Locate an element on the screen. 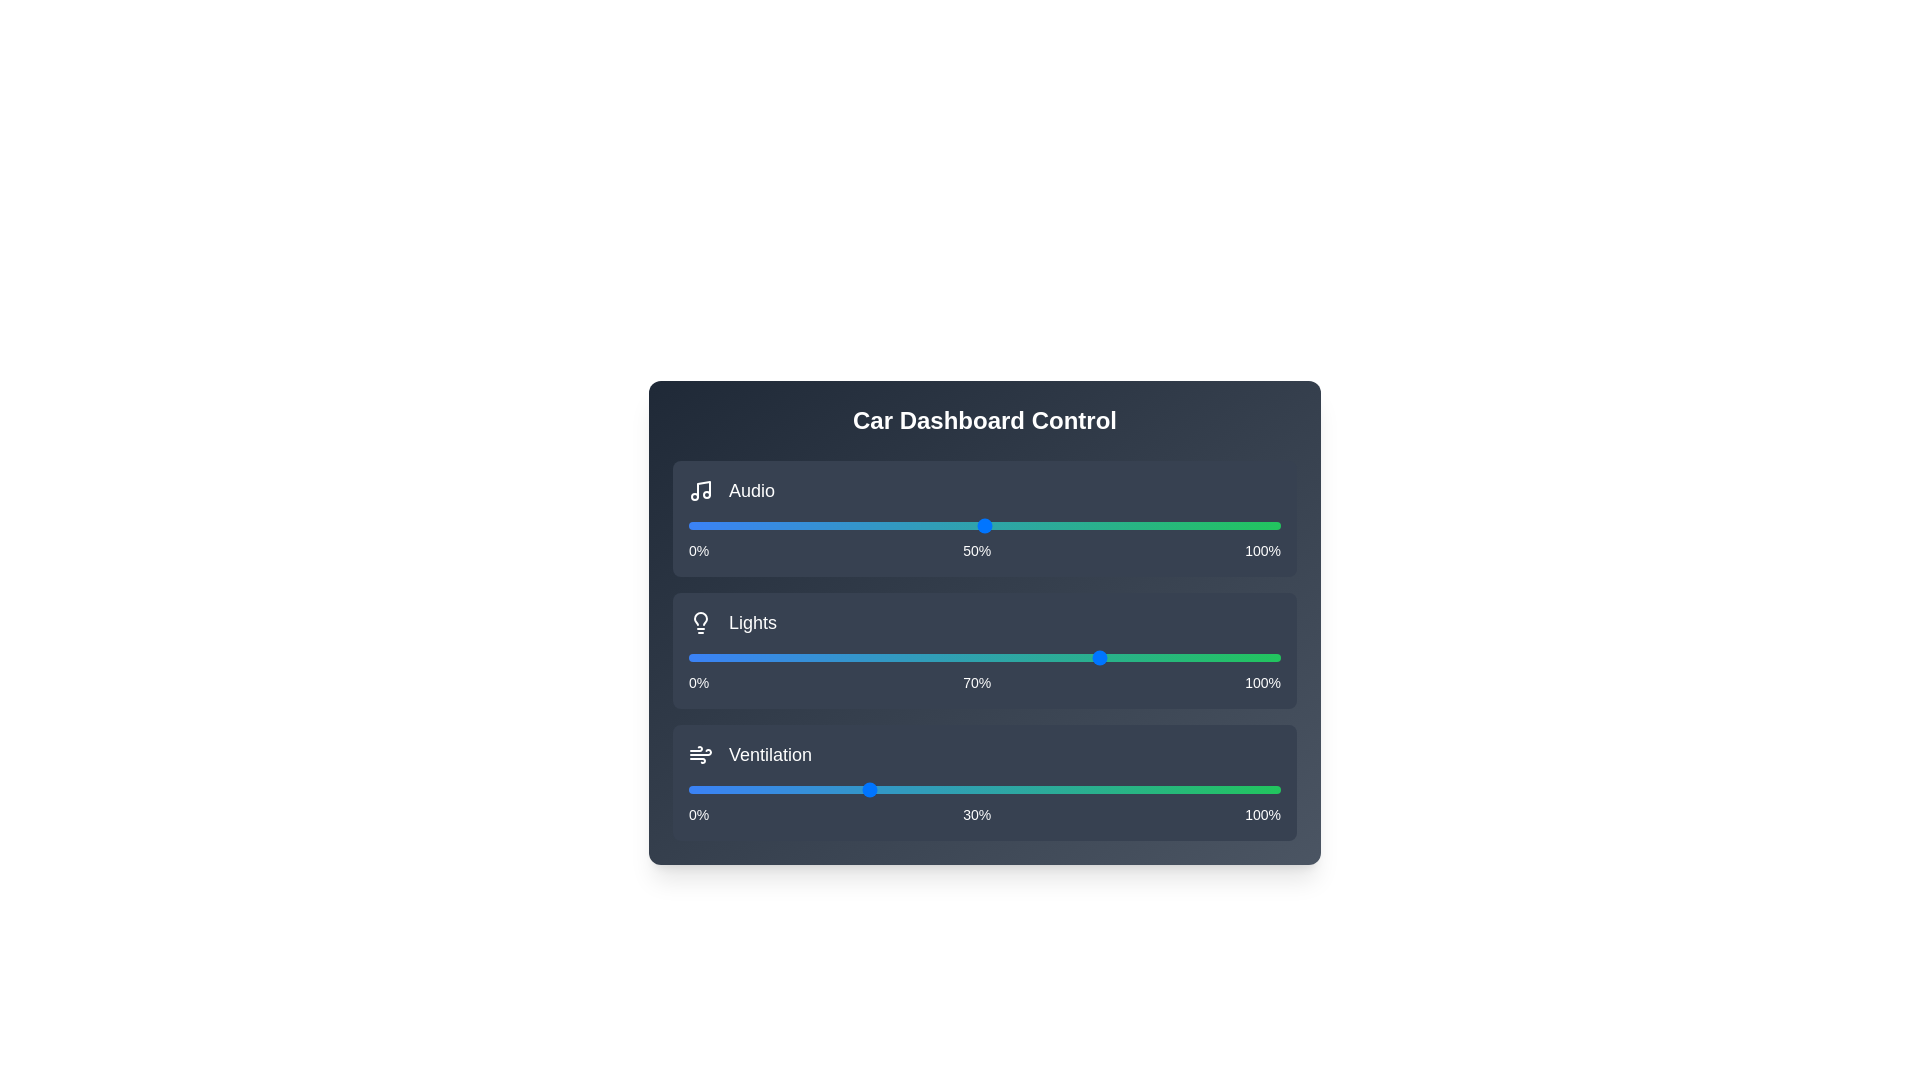 Image resolution: width=1920 pixels, height=1080 pixels. the ventilation slider to 39% is located at coordinates (918, 789).